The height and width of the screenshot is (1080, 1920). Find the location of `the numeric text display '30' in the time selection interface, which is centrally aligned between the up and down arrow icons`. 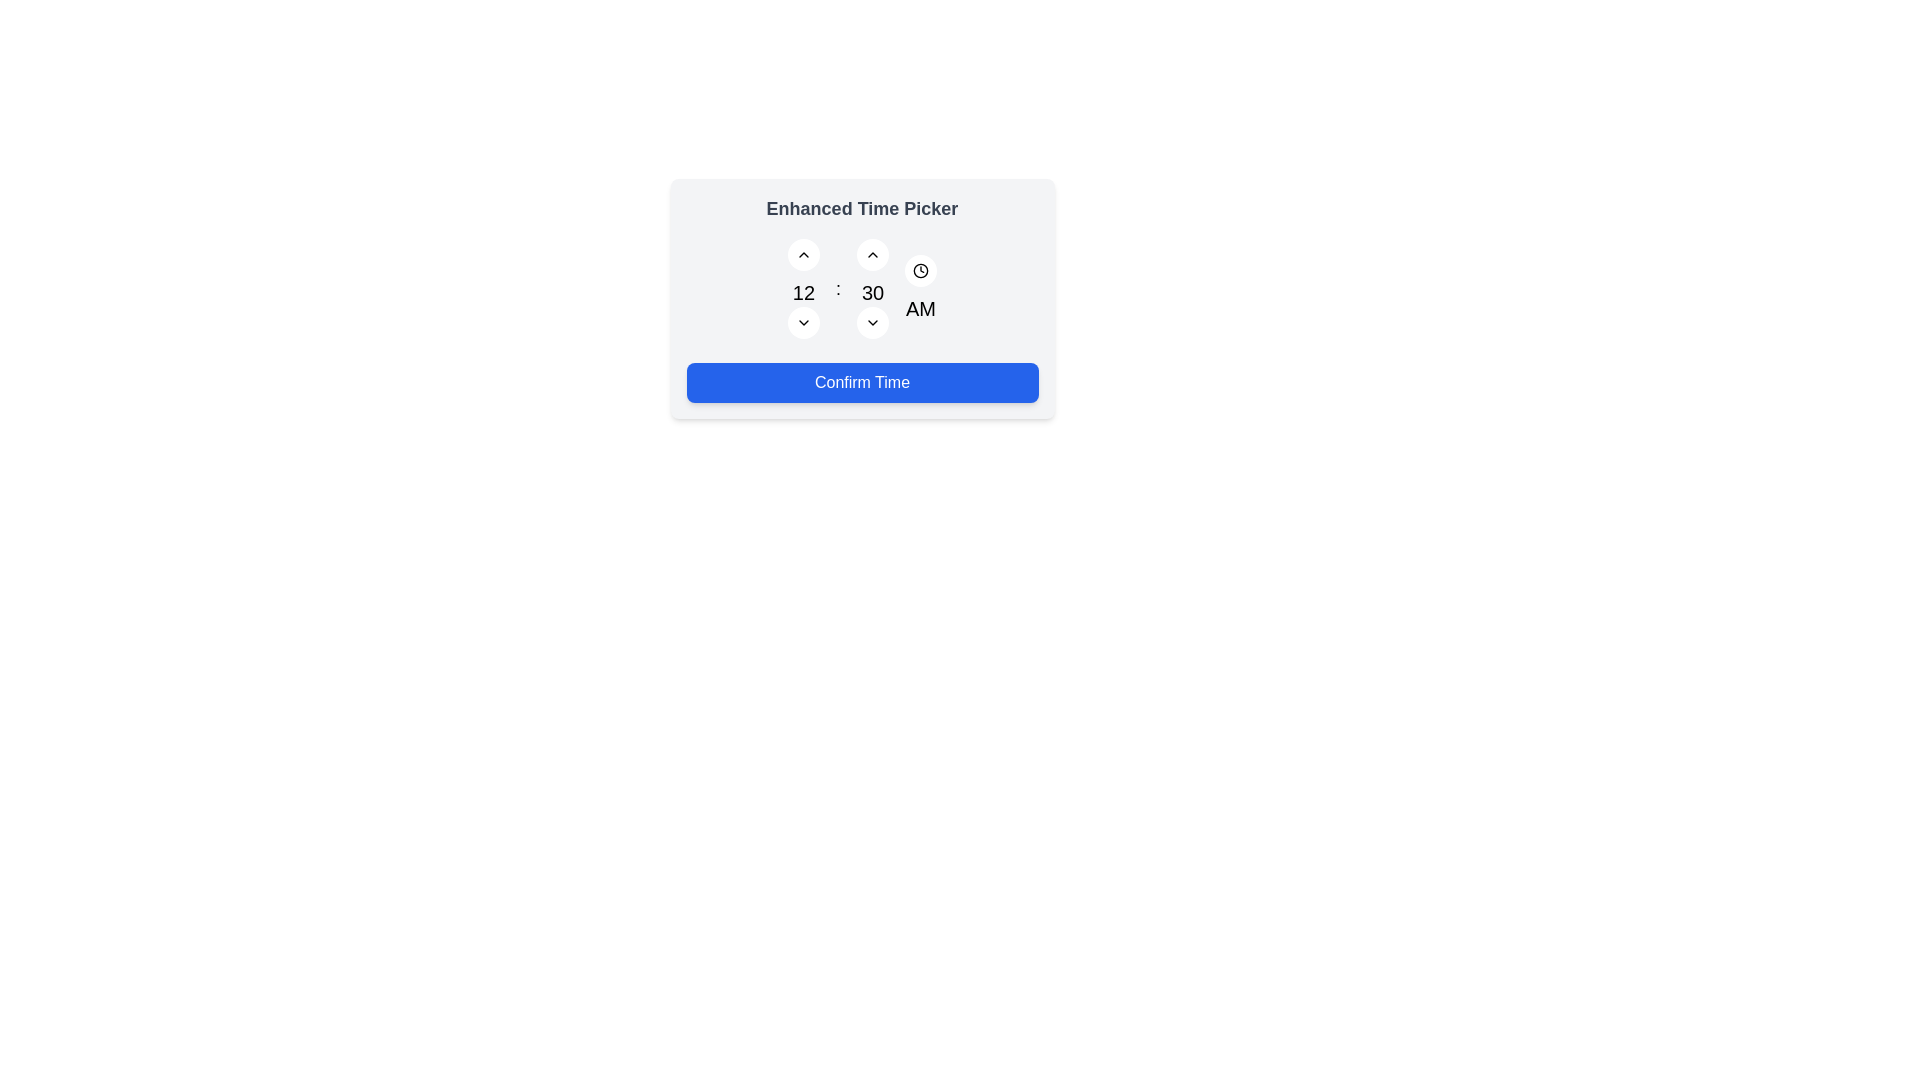

the numeric text display '30' in the time selection interface, which is centrally aligned between the up and down arrow icons is located at coordinates (873, 293).